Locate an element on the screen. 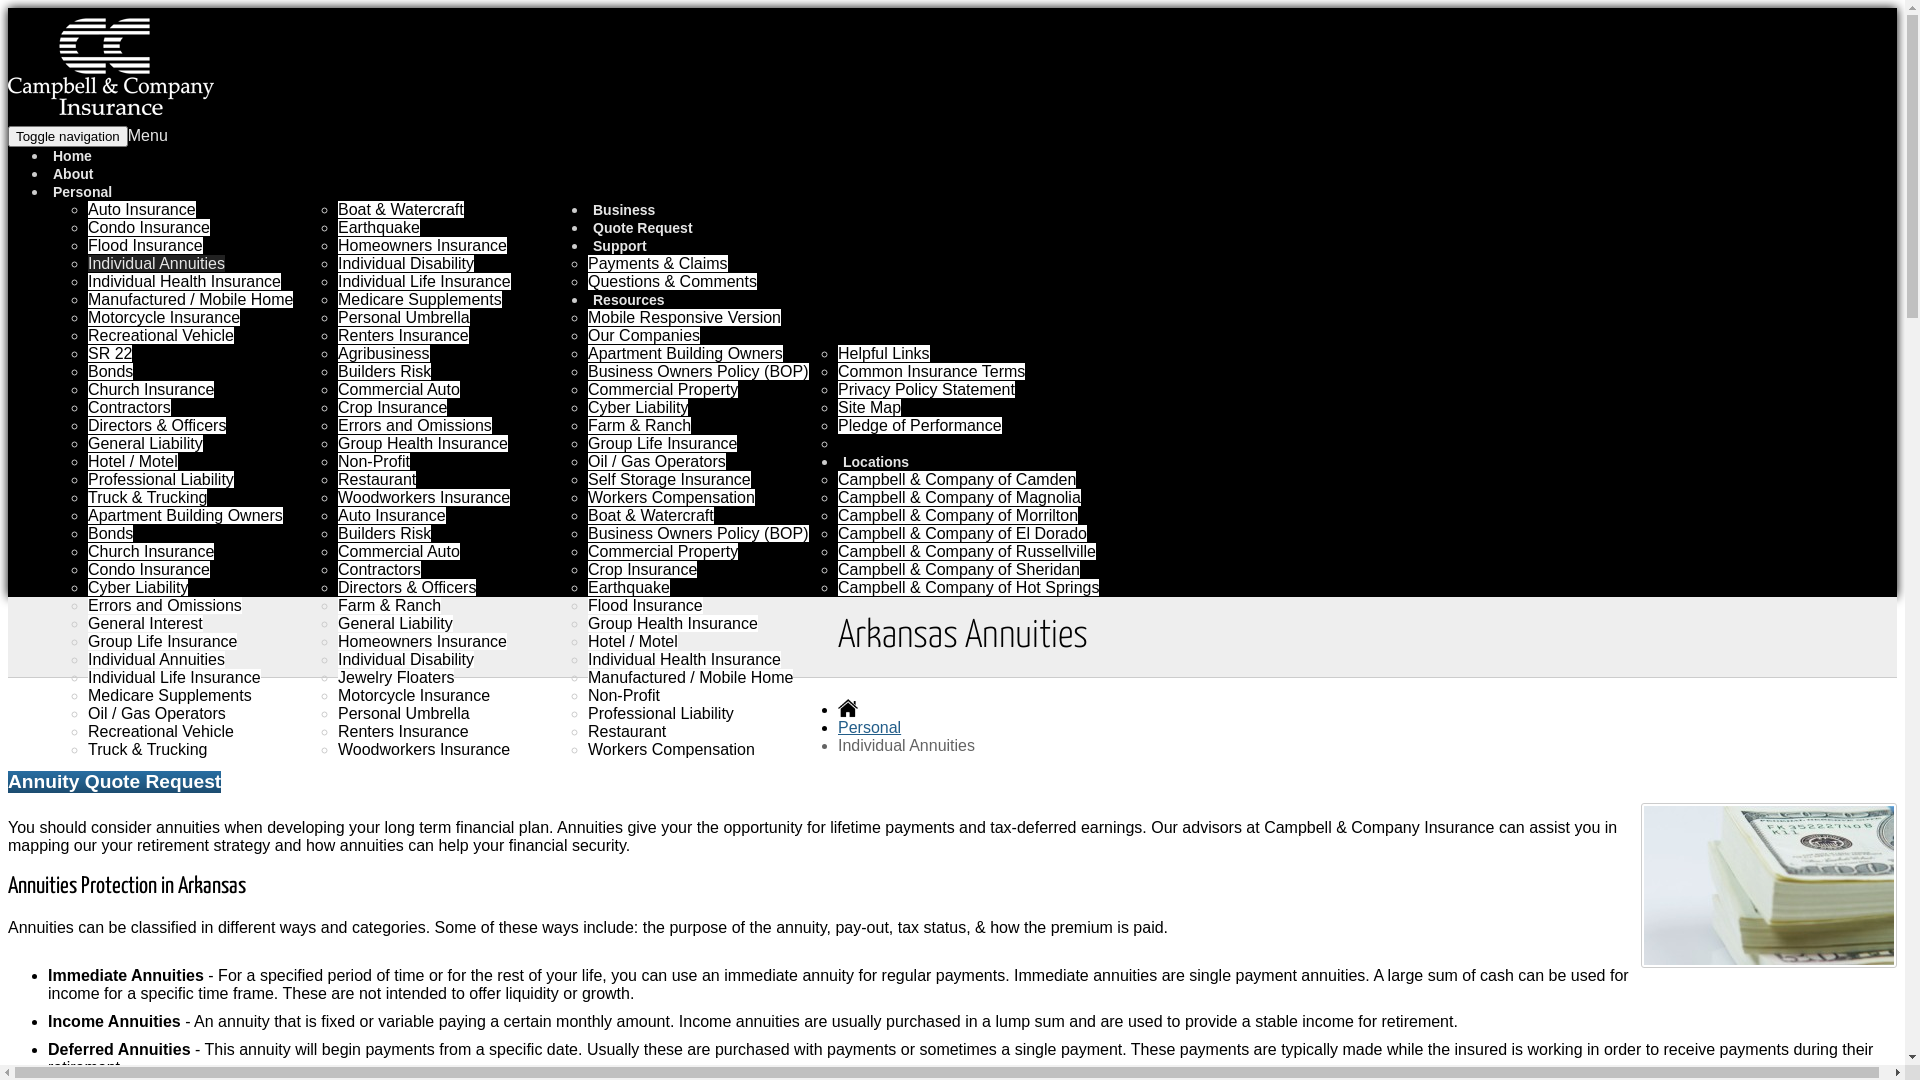  'Non-Profit' is located at coordinates (374, 461).